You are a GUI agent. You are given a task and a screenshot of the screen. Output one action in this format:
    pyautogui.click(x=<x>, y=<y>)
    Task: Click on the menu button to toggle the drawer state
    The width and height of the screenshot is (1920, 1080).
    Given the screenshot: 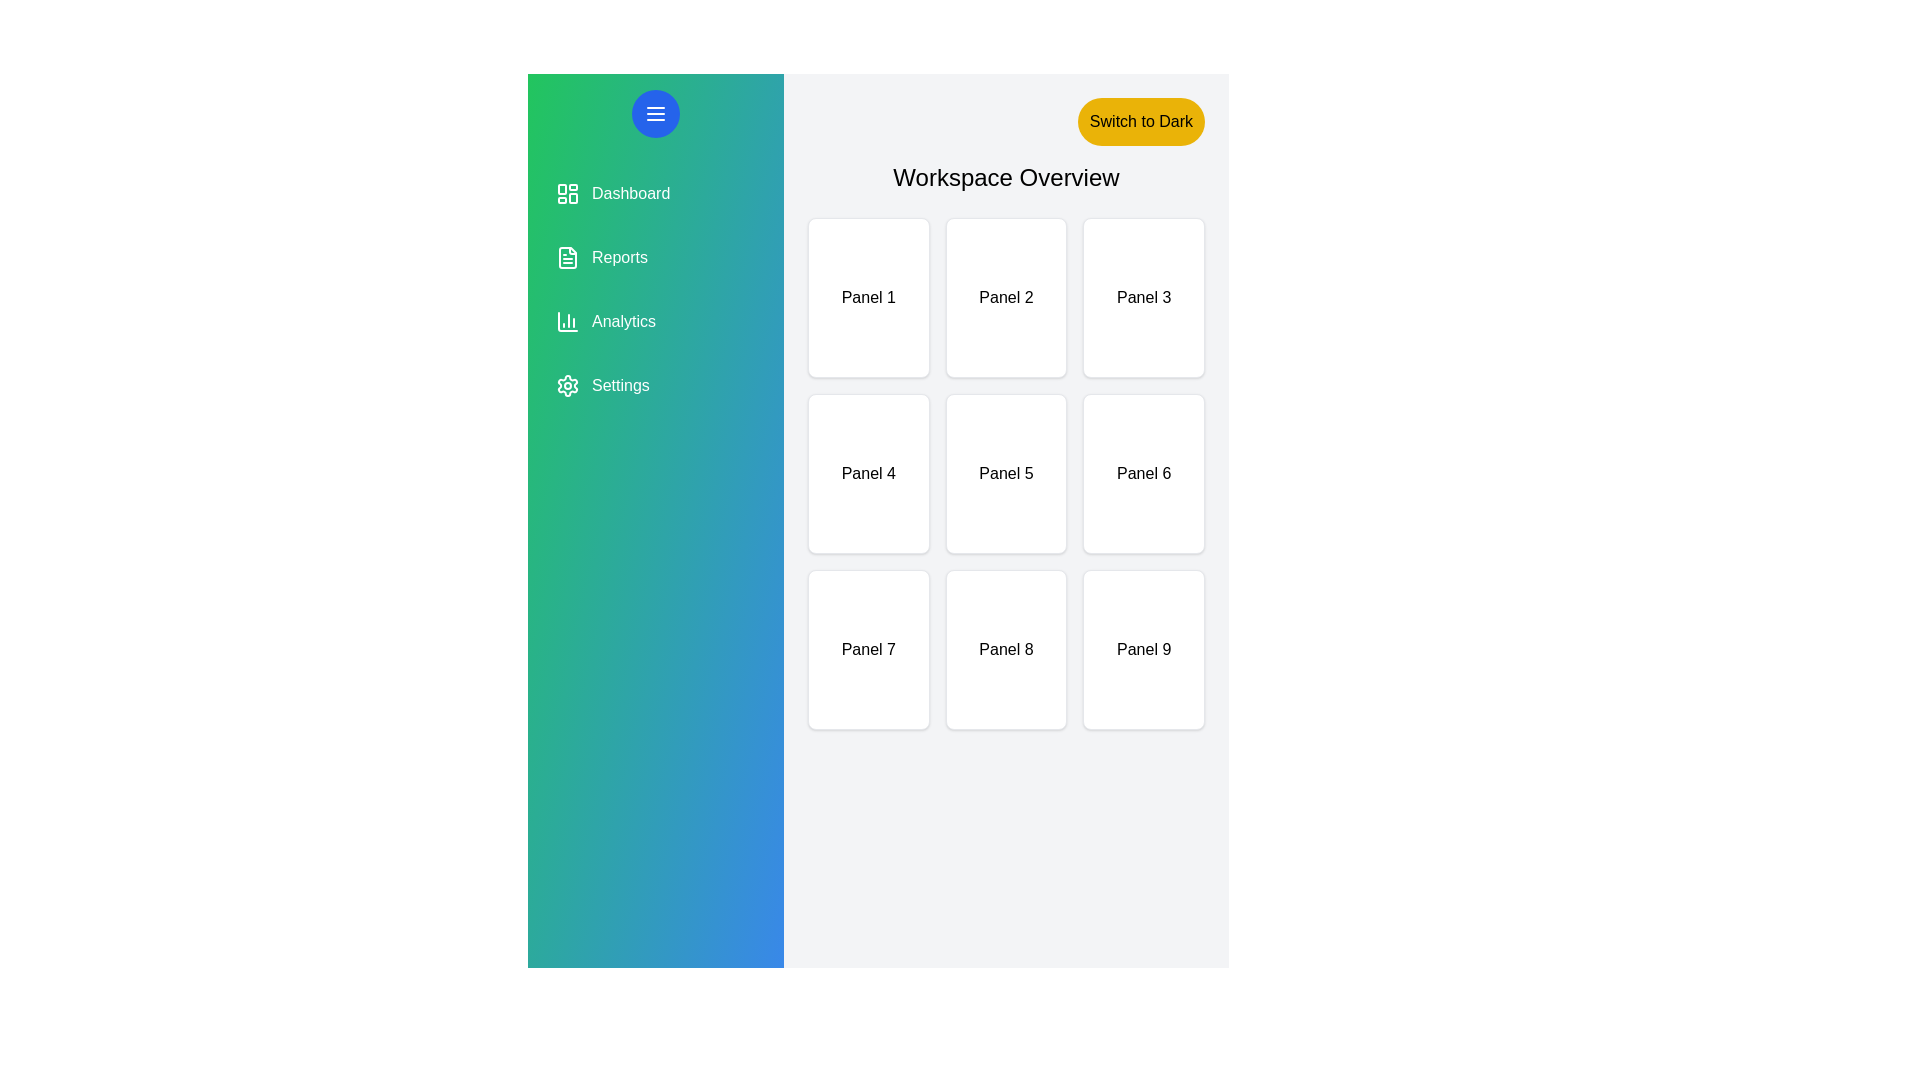 What is the action you would take?
    pyautogui.click(x=656, y=114)
    